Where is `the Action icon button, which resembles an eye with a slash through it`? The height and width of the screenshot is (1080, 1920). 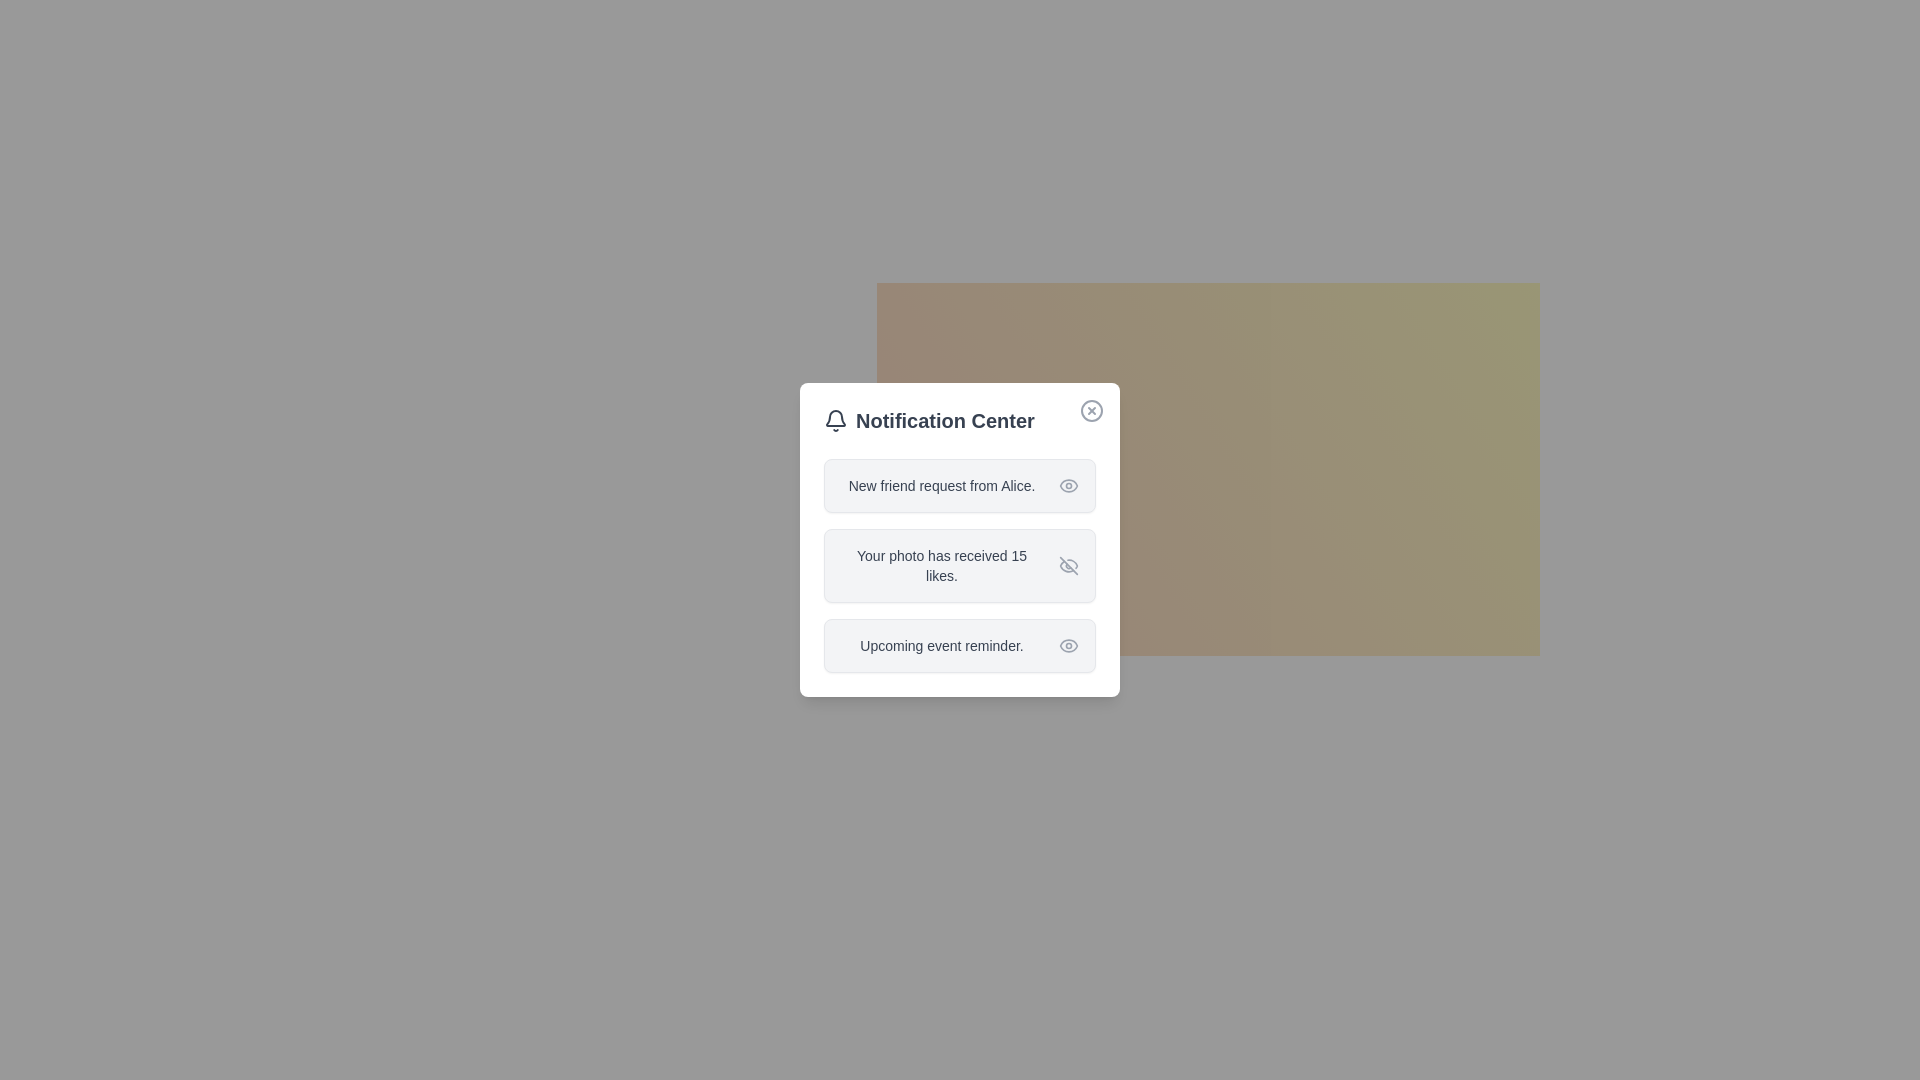 the Action icon button, which resembles an eye with a slash through it is located at coordinates (1068, 566).